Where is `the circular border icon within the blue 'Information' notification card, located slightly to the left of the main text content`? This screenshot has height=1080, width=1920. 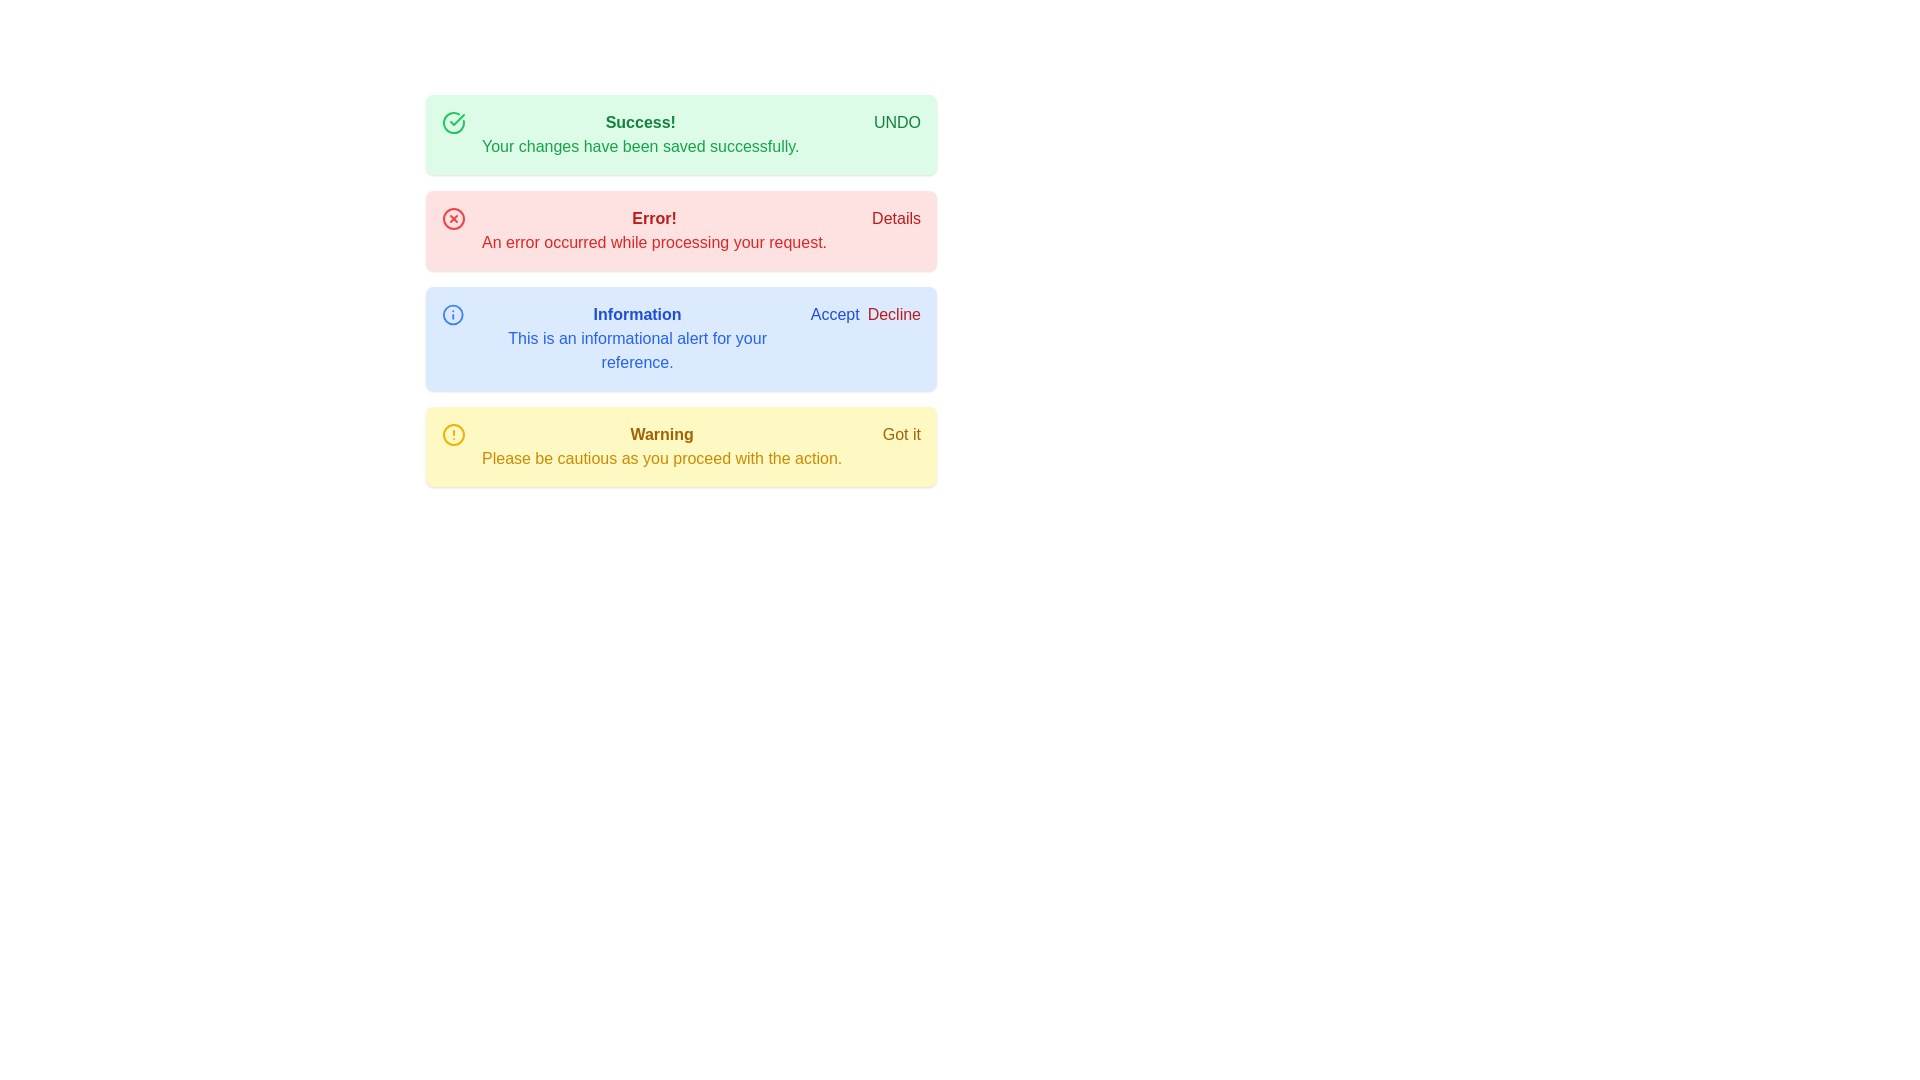 the circular border icon within the blue 'Information' notification card, located slightly to the left of the main text content is located at coordinates (452, 315).